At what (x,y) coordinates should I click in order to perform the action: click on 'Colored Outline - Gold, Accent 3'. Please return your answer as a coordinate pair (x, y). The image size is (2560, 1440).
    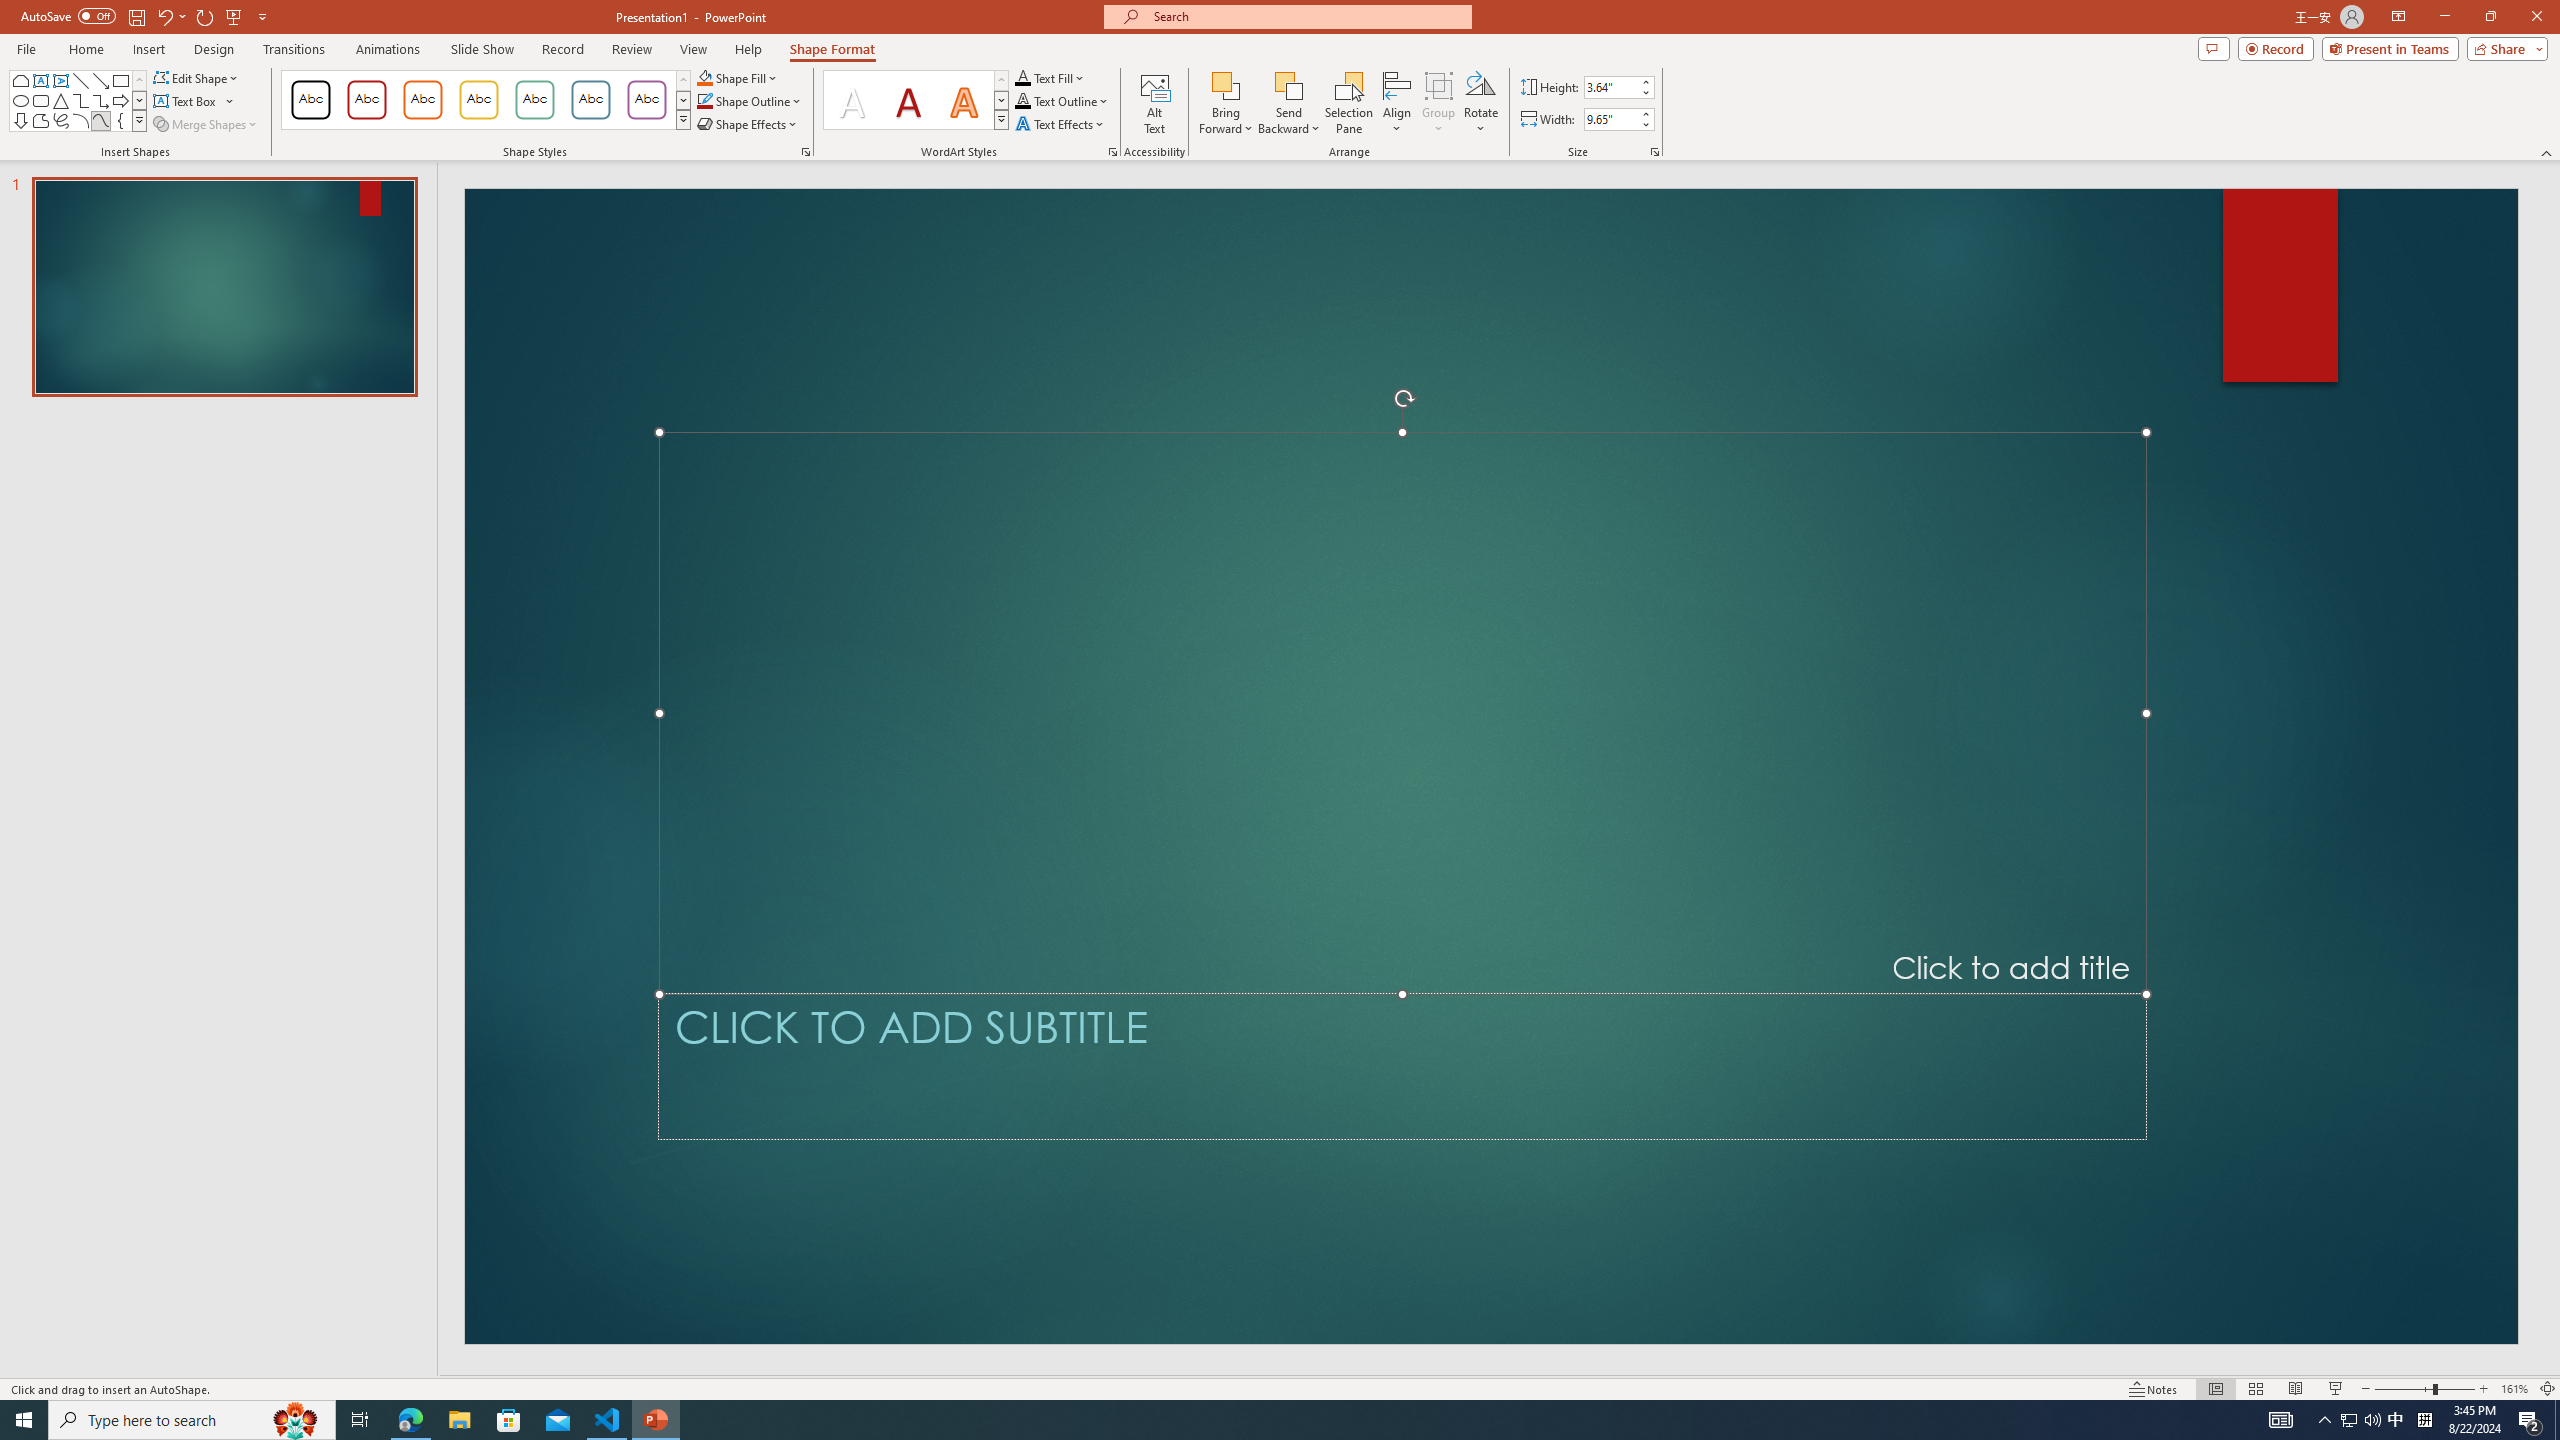
    Looking at the image, I should click on (477, 99).